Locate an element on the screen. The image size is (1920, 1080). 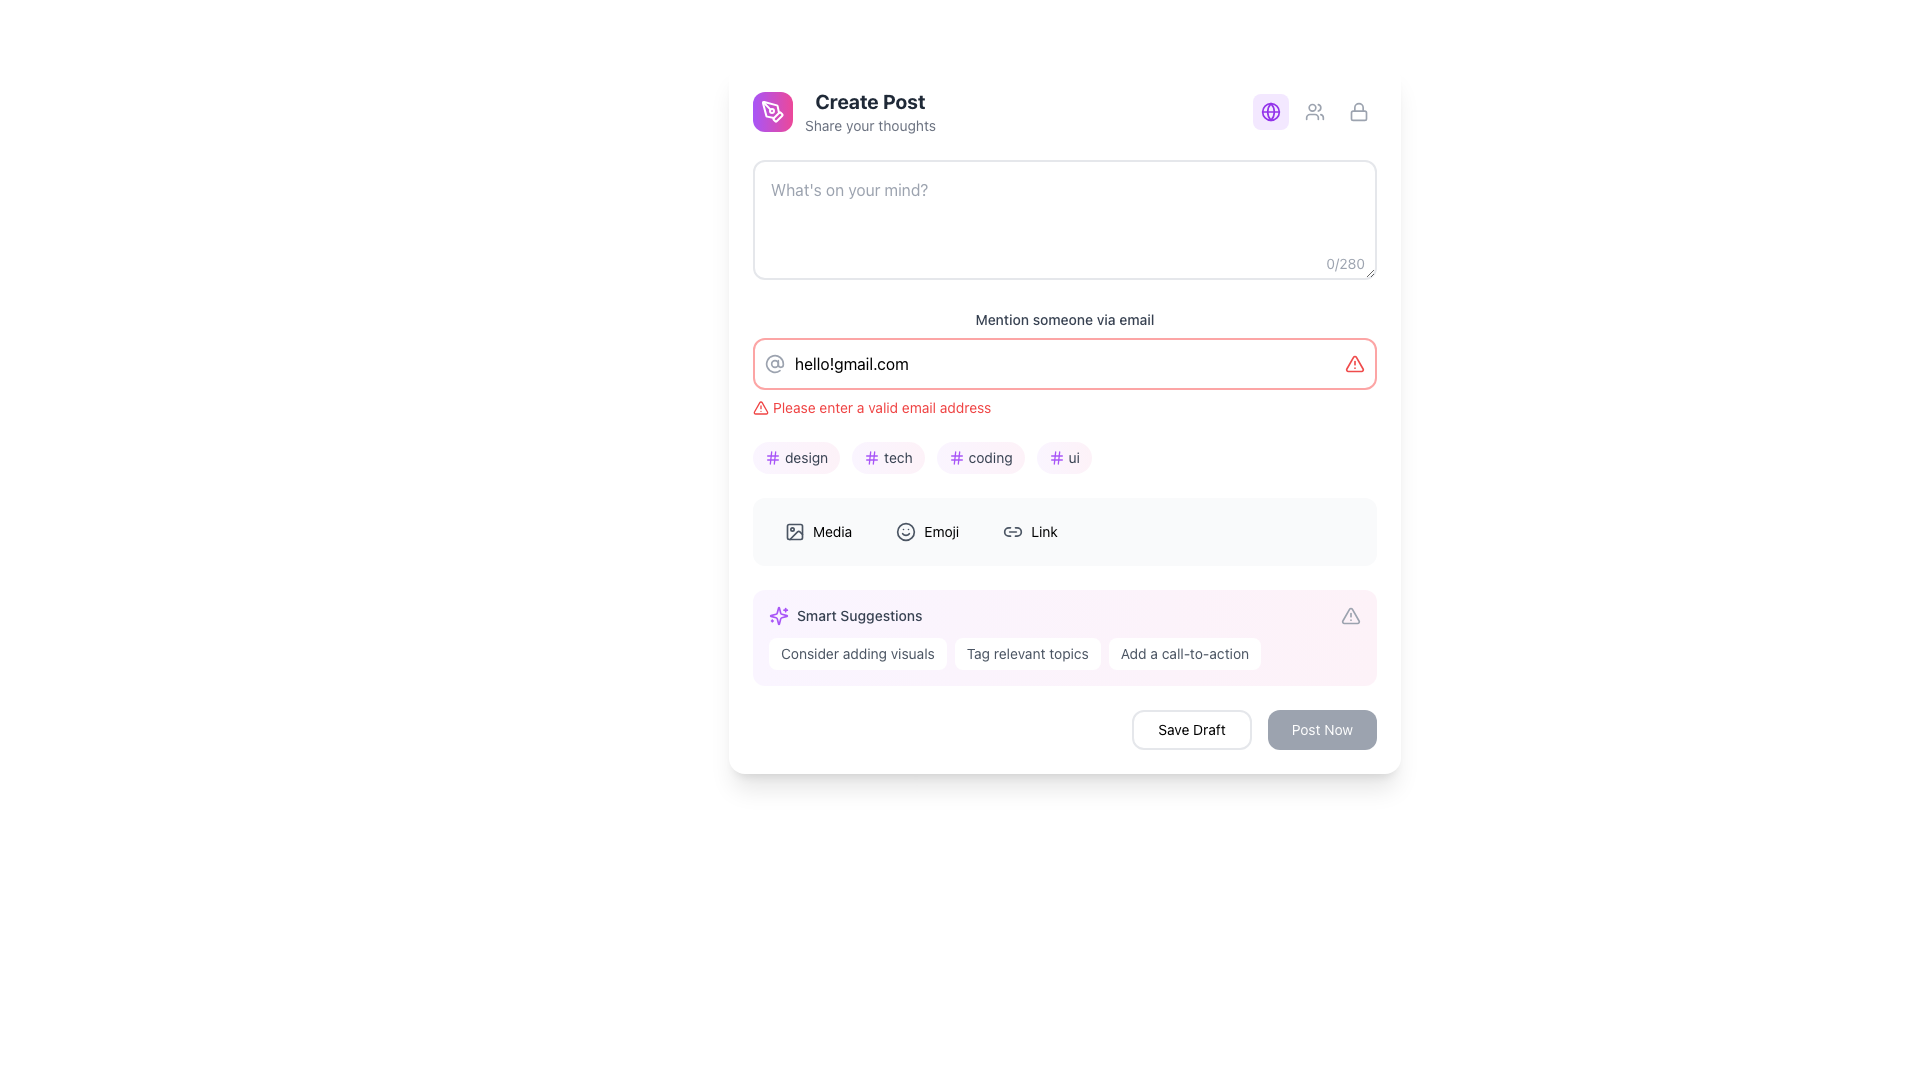
the 'Add a call-to-action' button located in the 'Smart Suggestions' section is located at coordinates (1185, 654).